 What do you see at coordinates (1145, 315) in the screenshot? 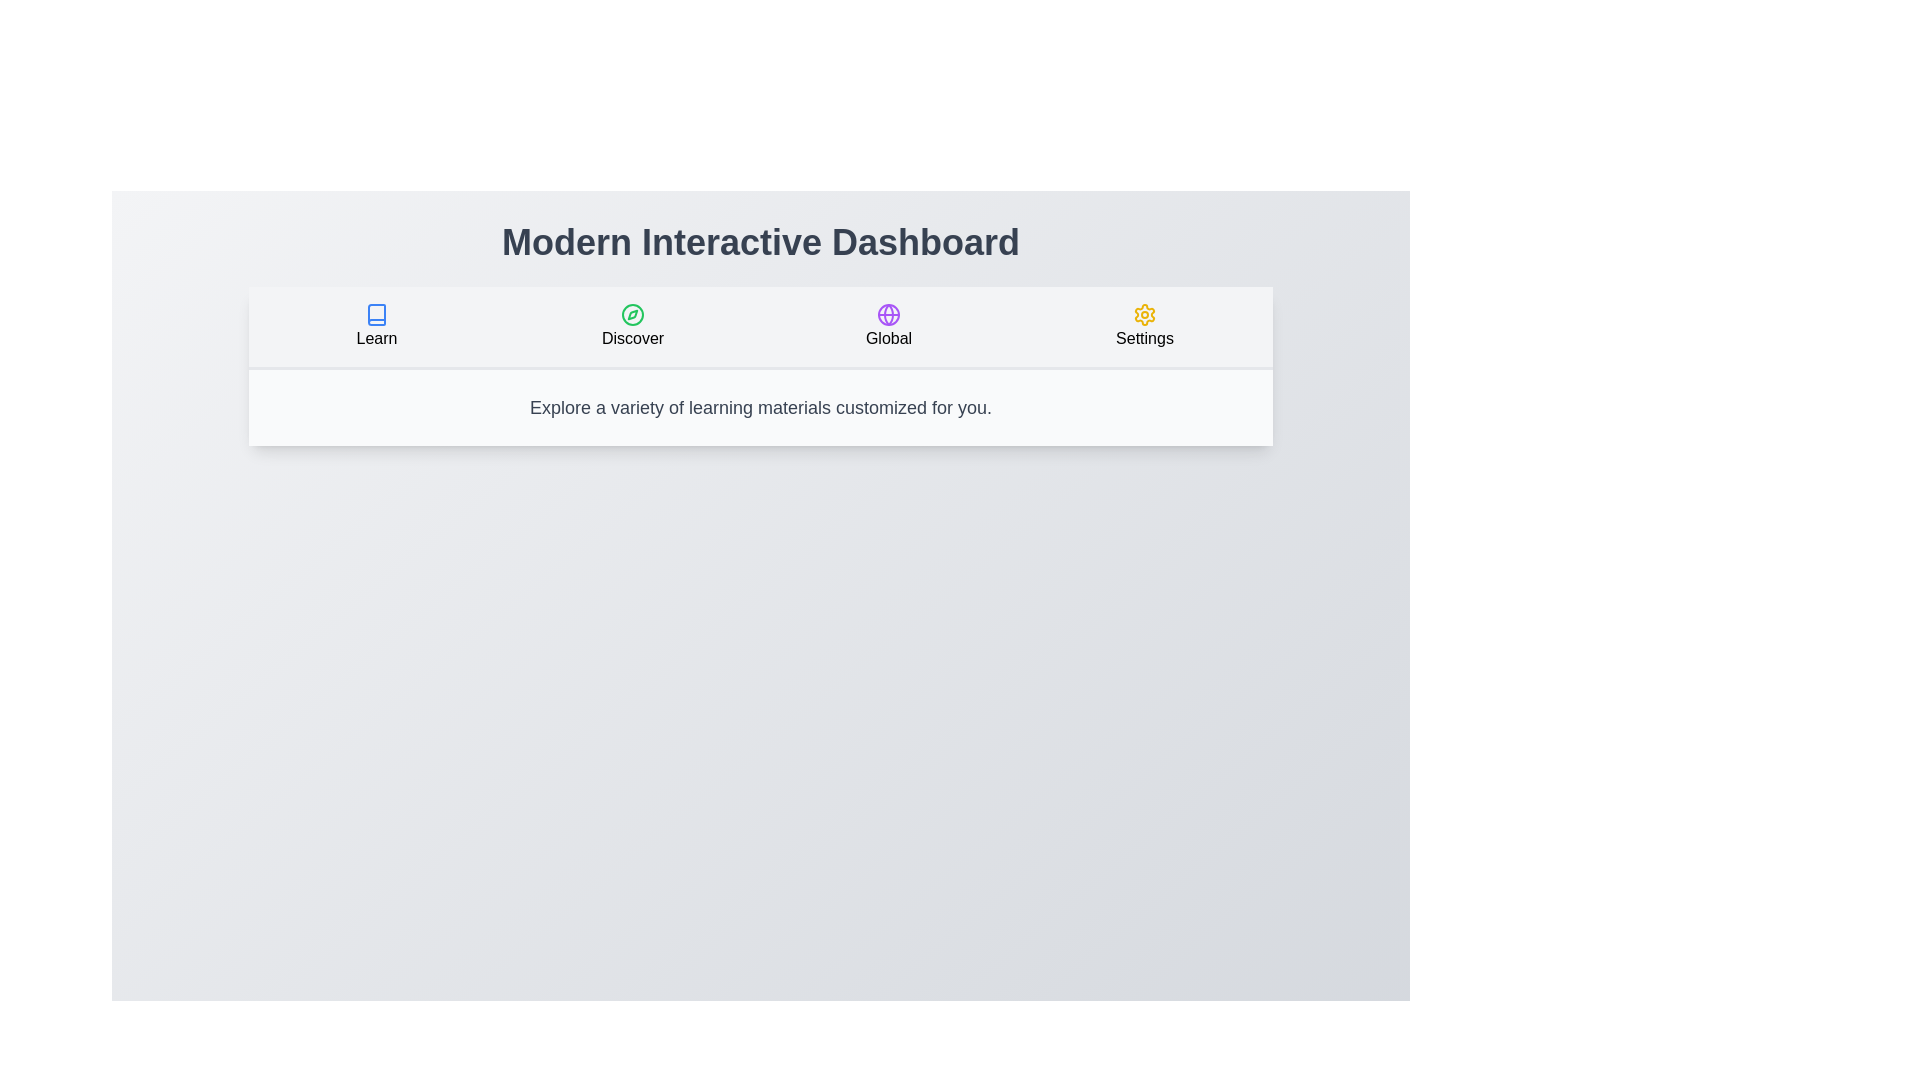
I see `the settings icon, which is a yellow gear-shaped button located next to the label 'Settings'` at bounding box center [1145, 315].